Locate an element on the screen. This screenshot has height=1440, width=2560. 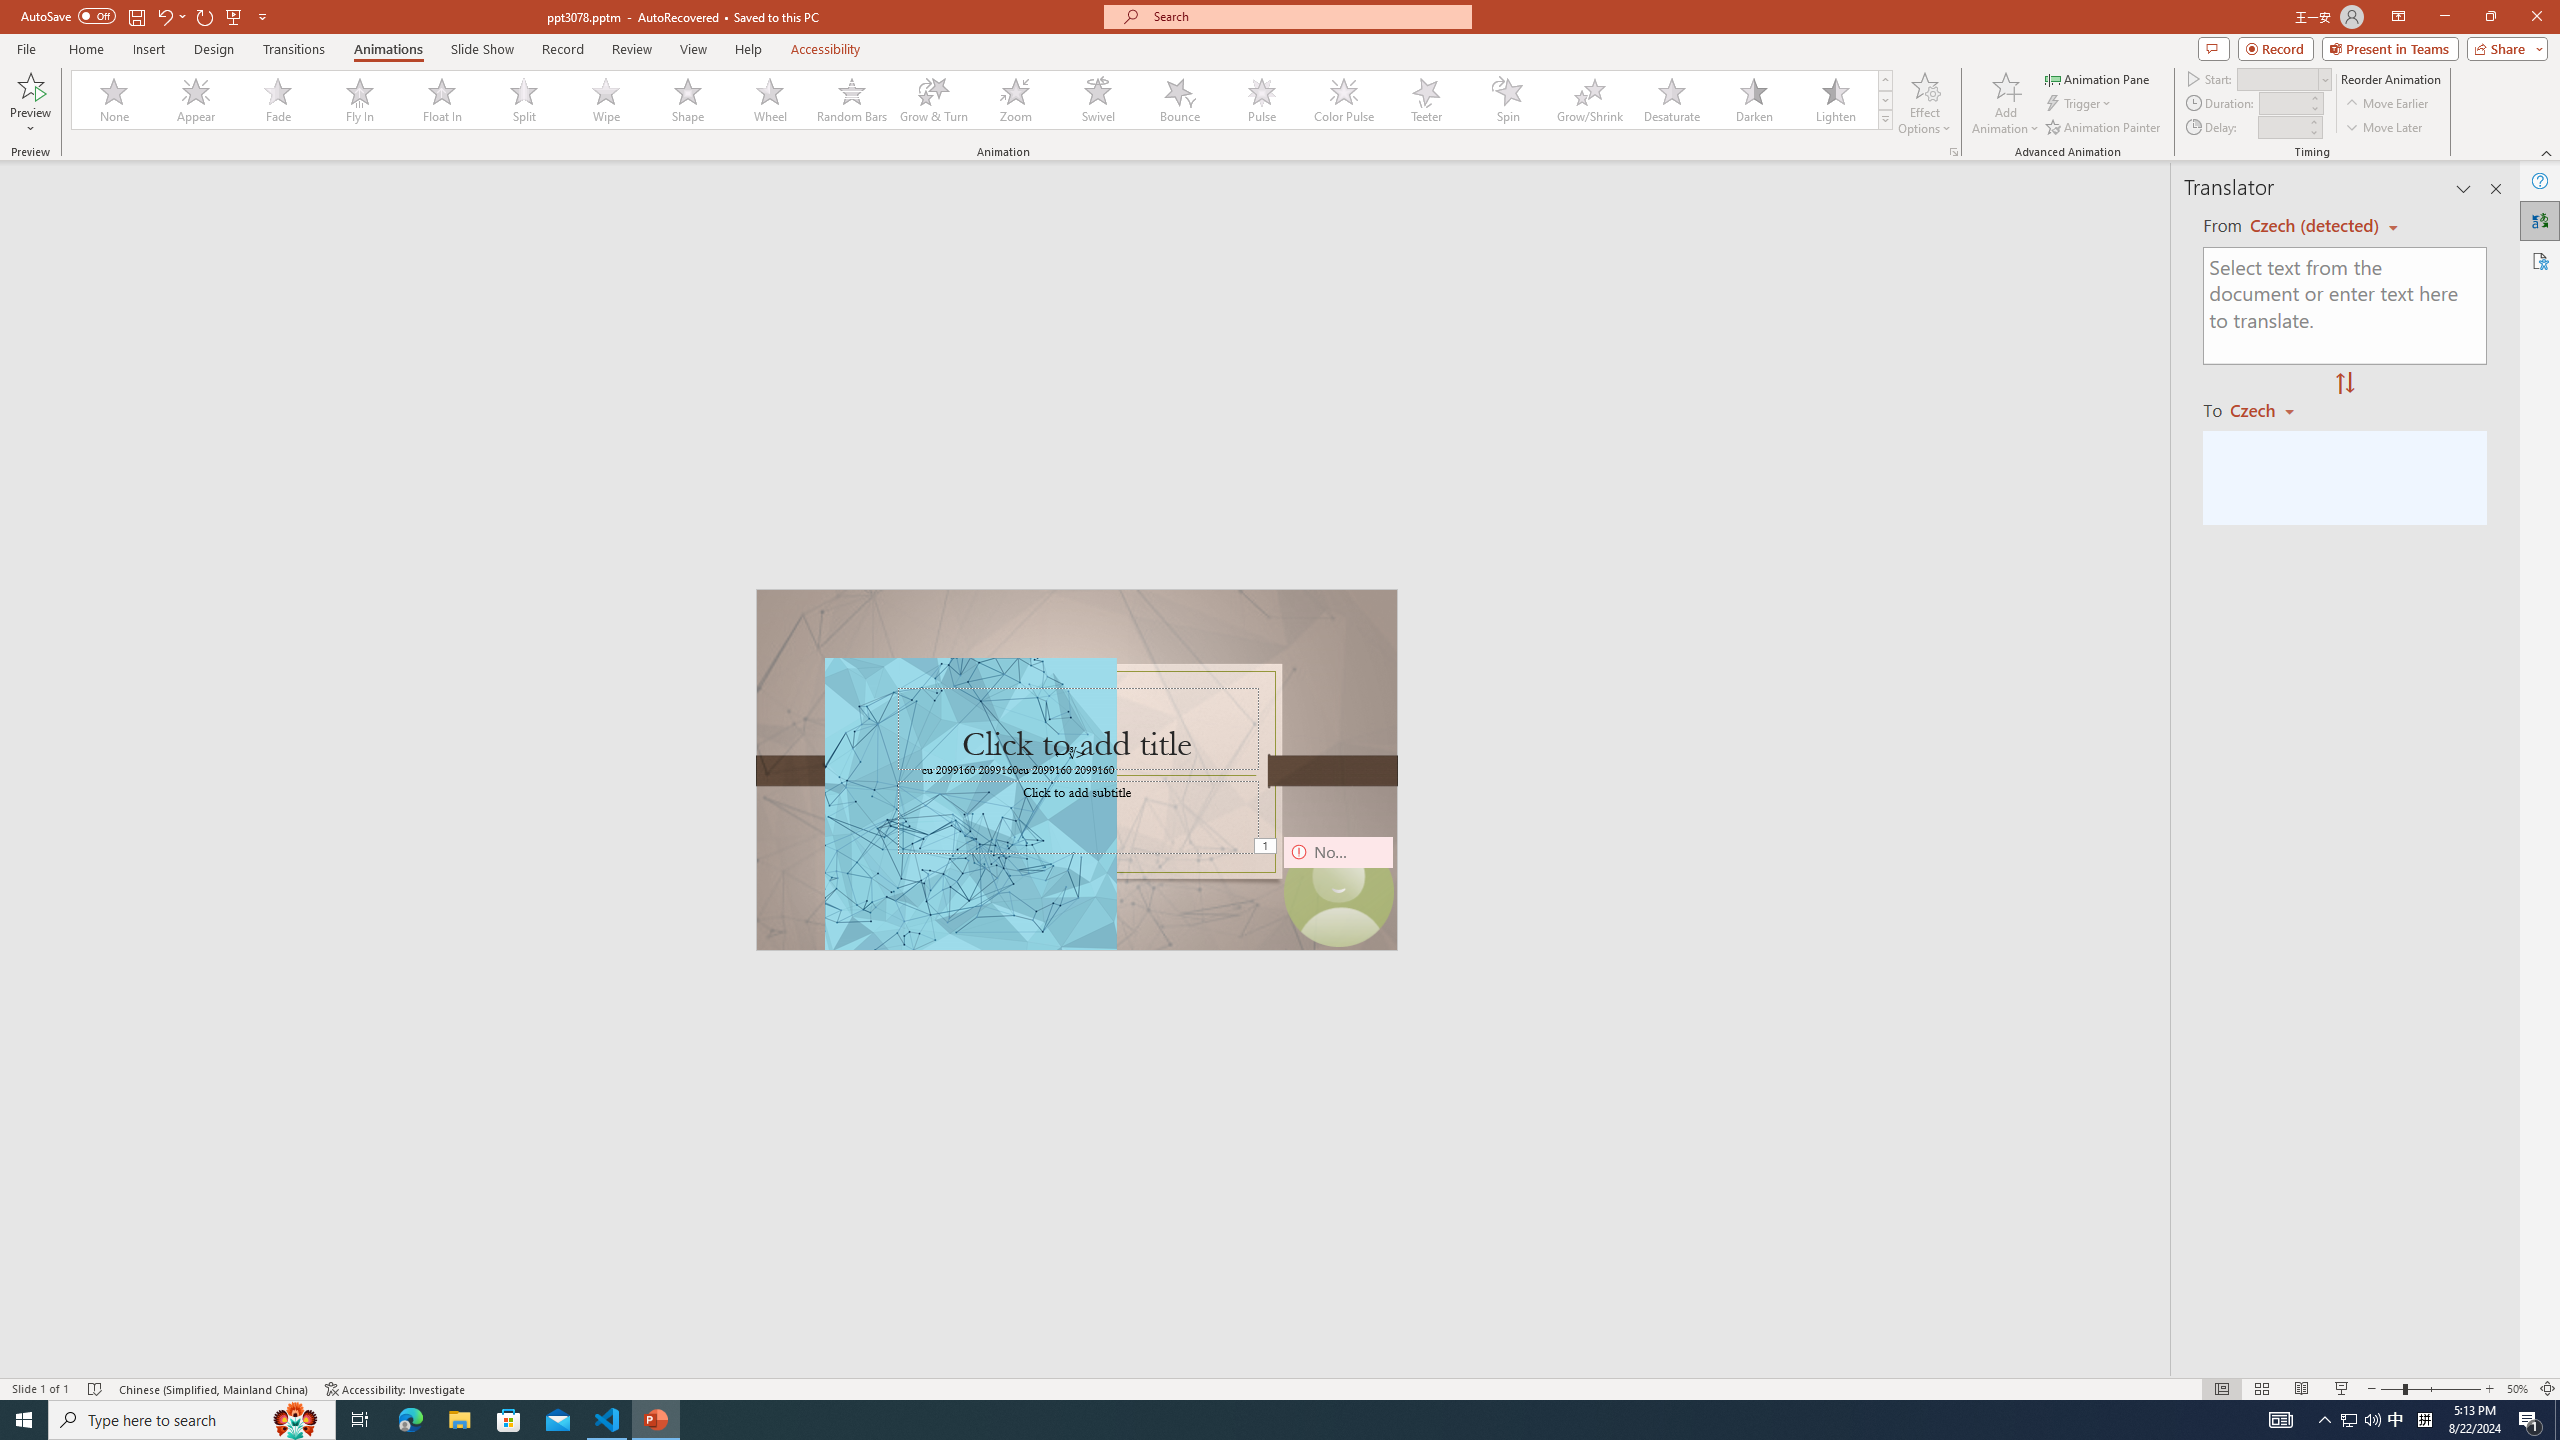
'Wipe' is located at coordinates (606, 99).